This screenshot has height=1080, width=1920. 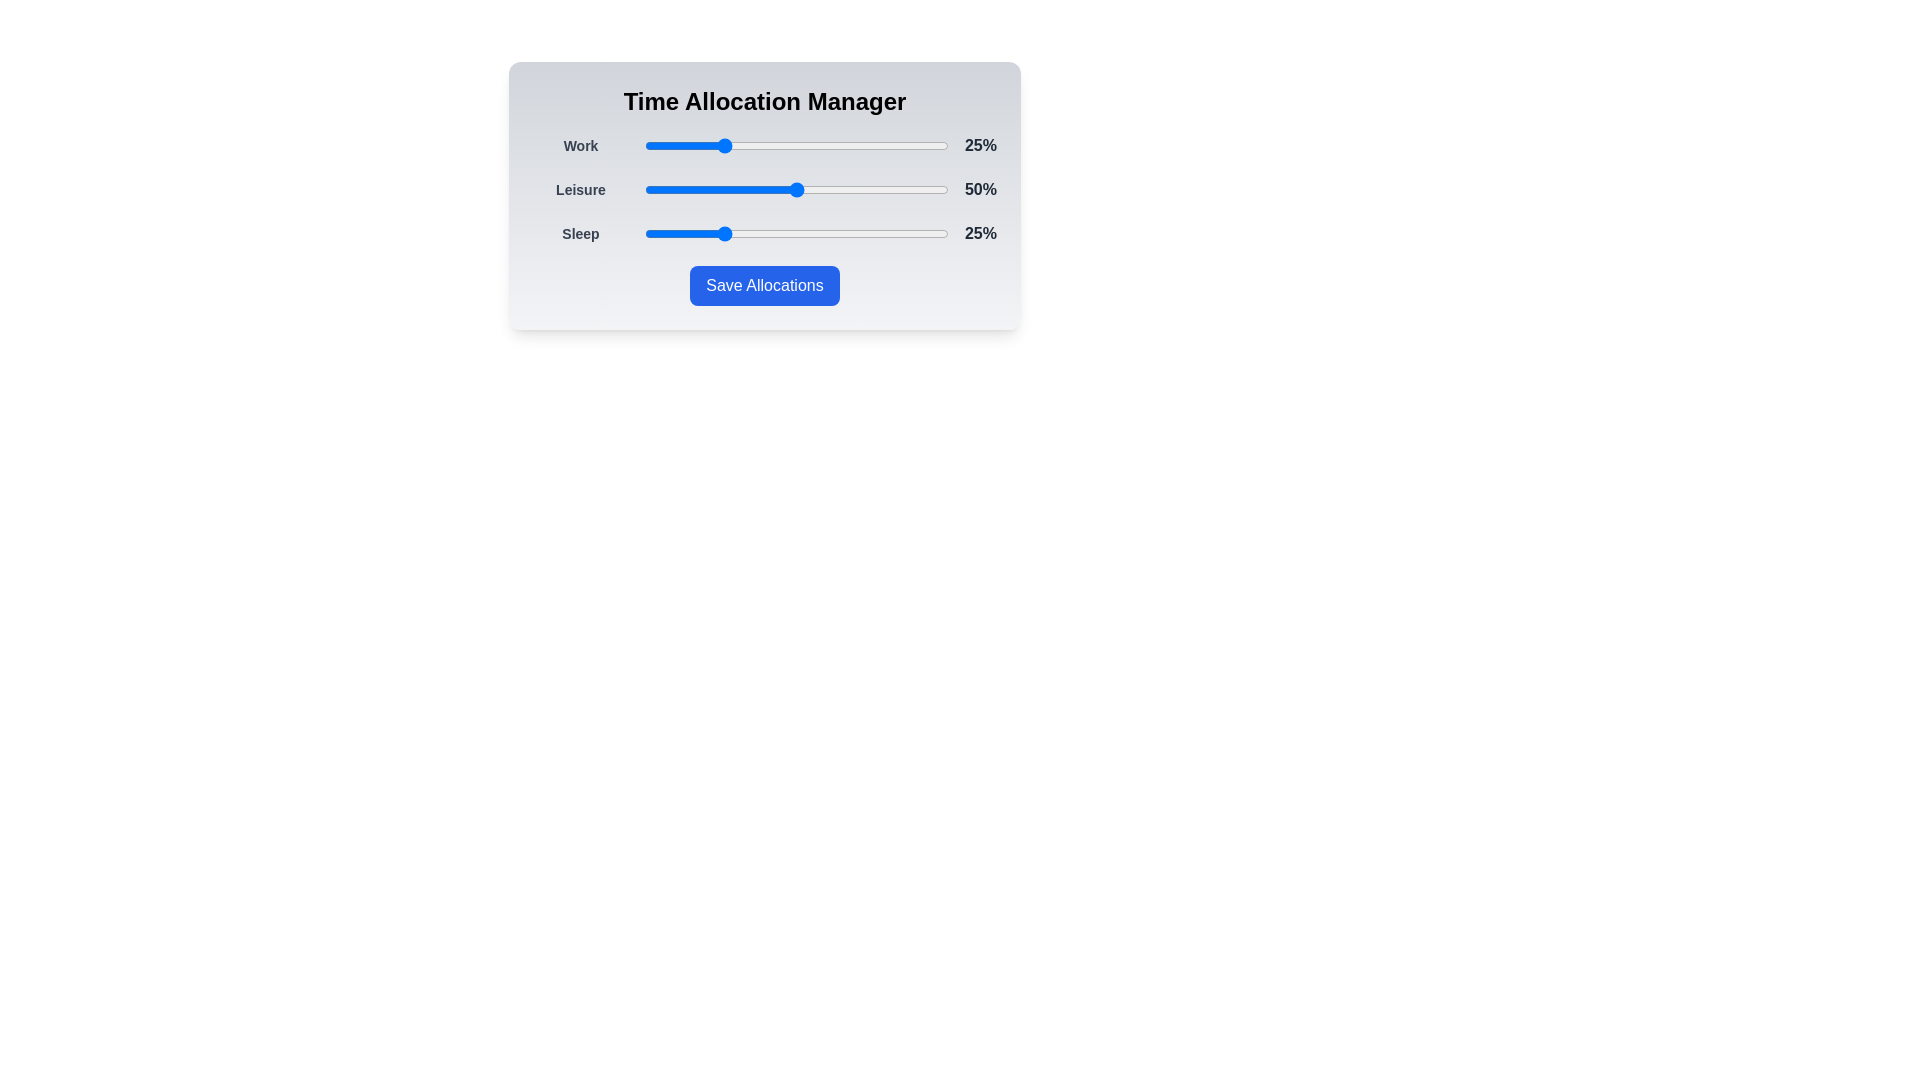 What do you see at coordinates (690, 145) in the screenshot?
I see `the Work slider to 15%` at bounding box center [690, 145].